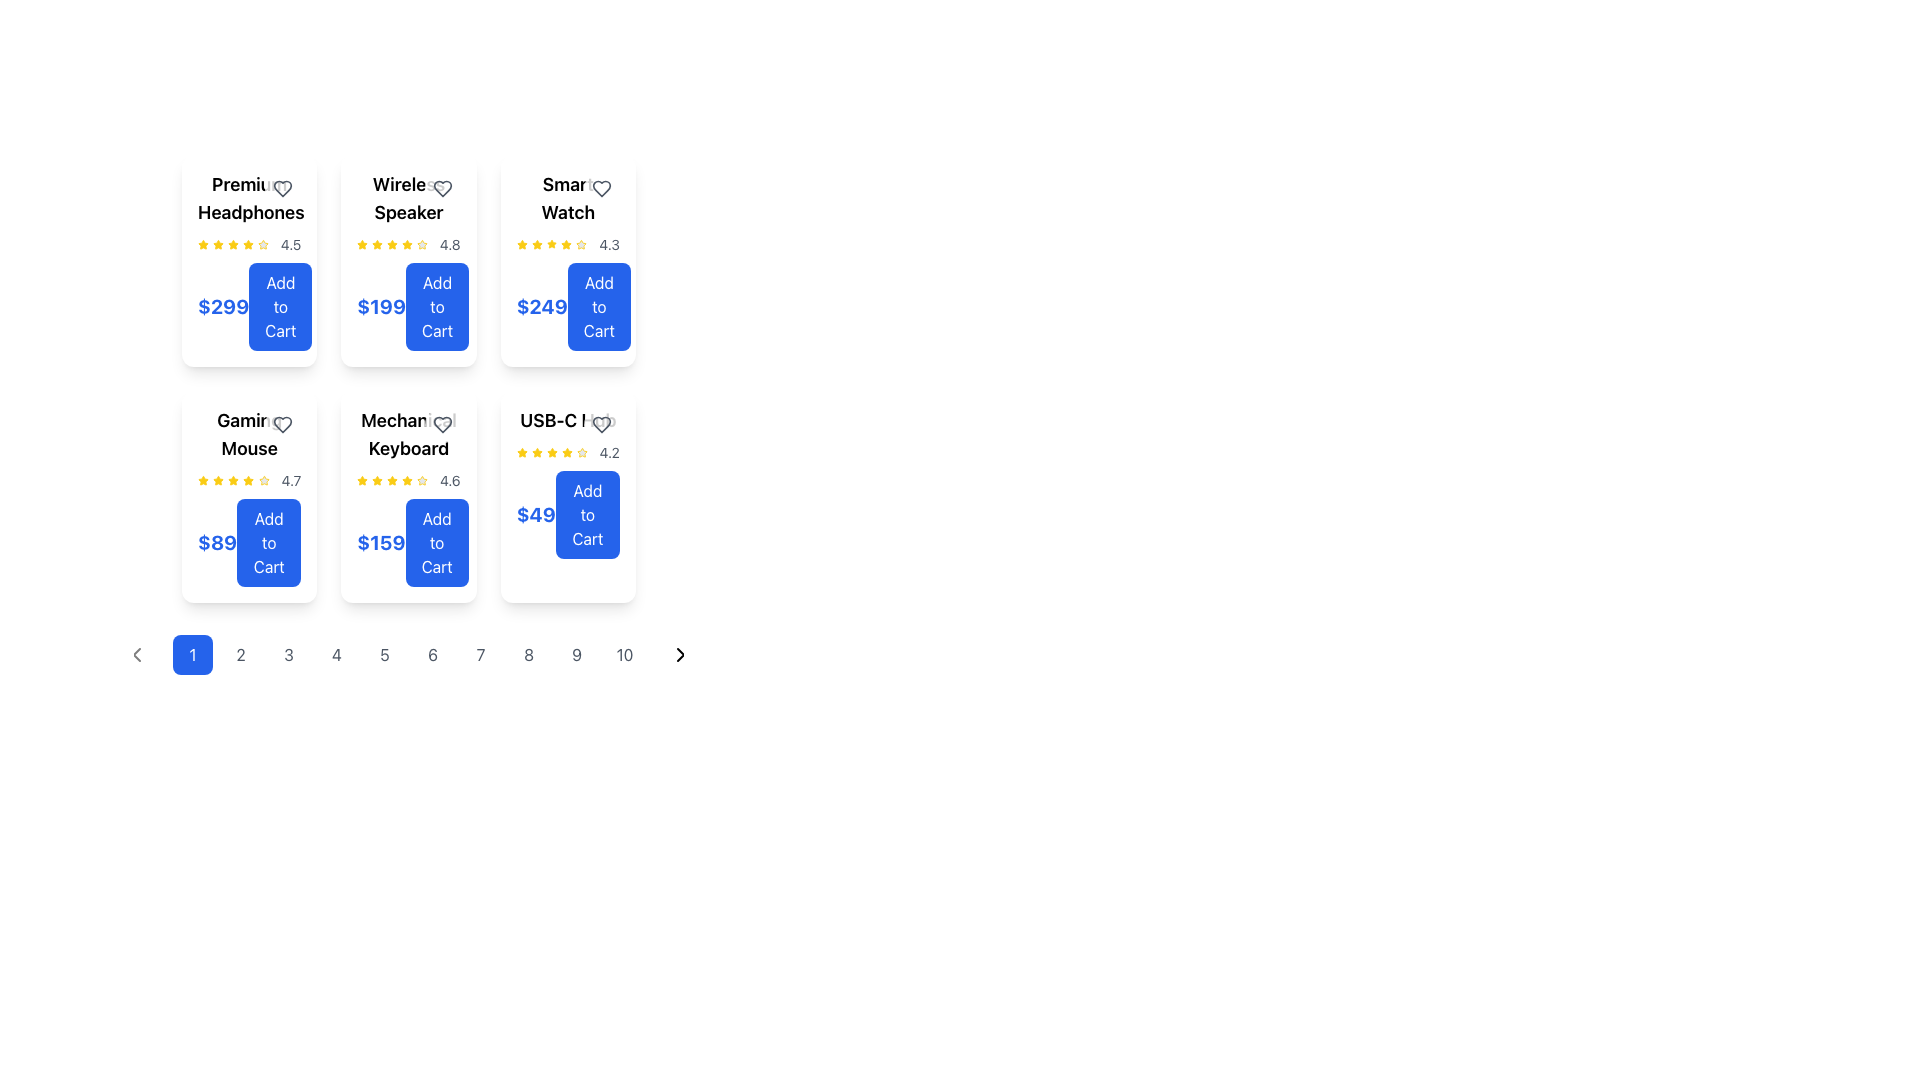 This screenshot has height=1080, width=1920. Describe the element at coordinates (362, 481) in the screenshot. I see `the first star icon representing a high rating of '4.6' in the 'Mechanical Keyboard' item card located in the second row of product cards` at that location.